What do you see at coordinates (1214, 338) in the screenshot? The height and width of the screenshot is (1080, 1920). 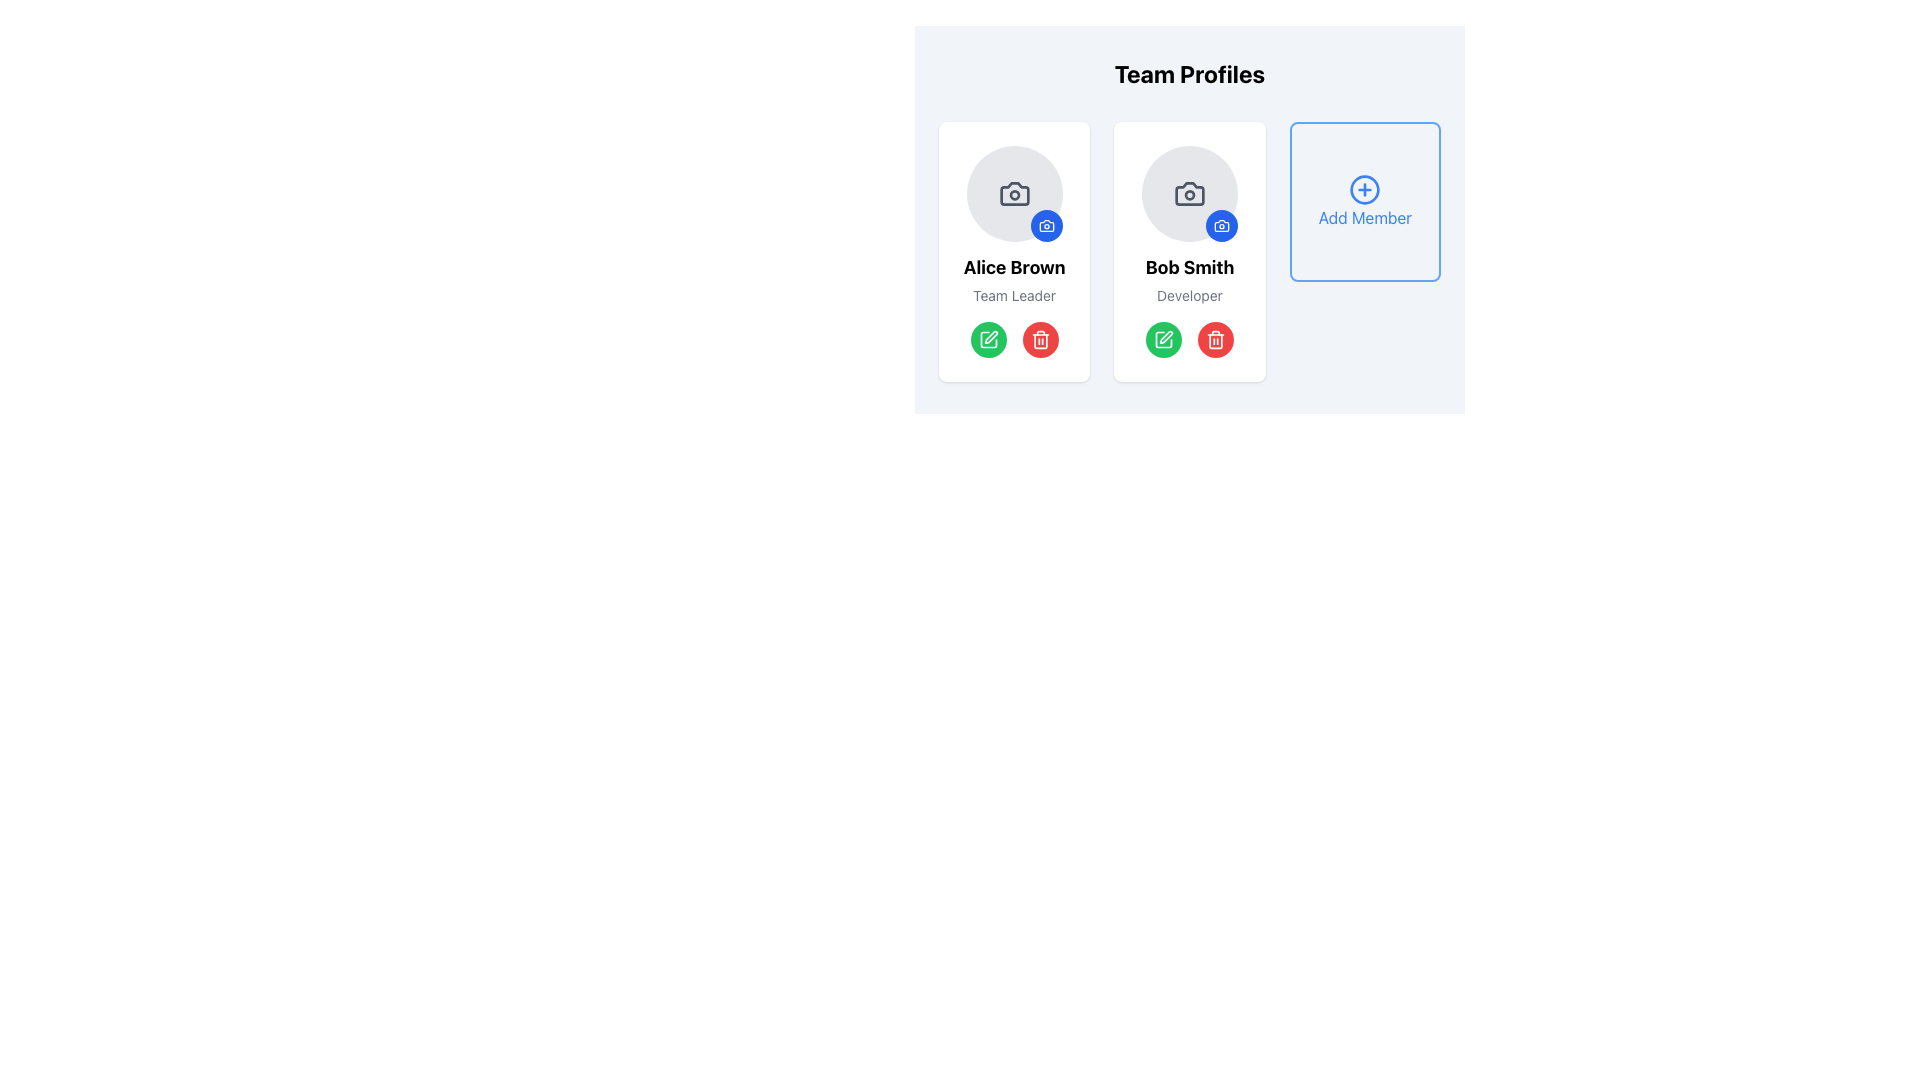 I see `the delete button located` at bounding box center [1214, 338].